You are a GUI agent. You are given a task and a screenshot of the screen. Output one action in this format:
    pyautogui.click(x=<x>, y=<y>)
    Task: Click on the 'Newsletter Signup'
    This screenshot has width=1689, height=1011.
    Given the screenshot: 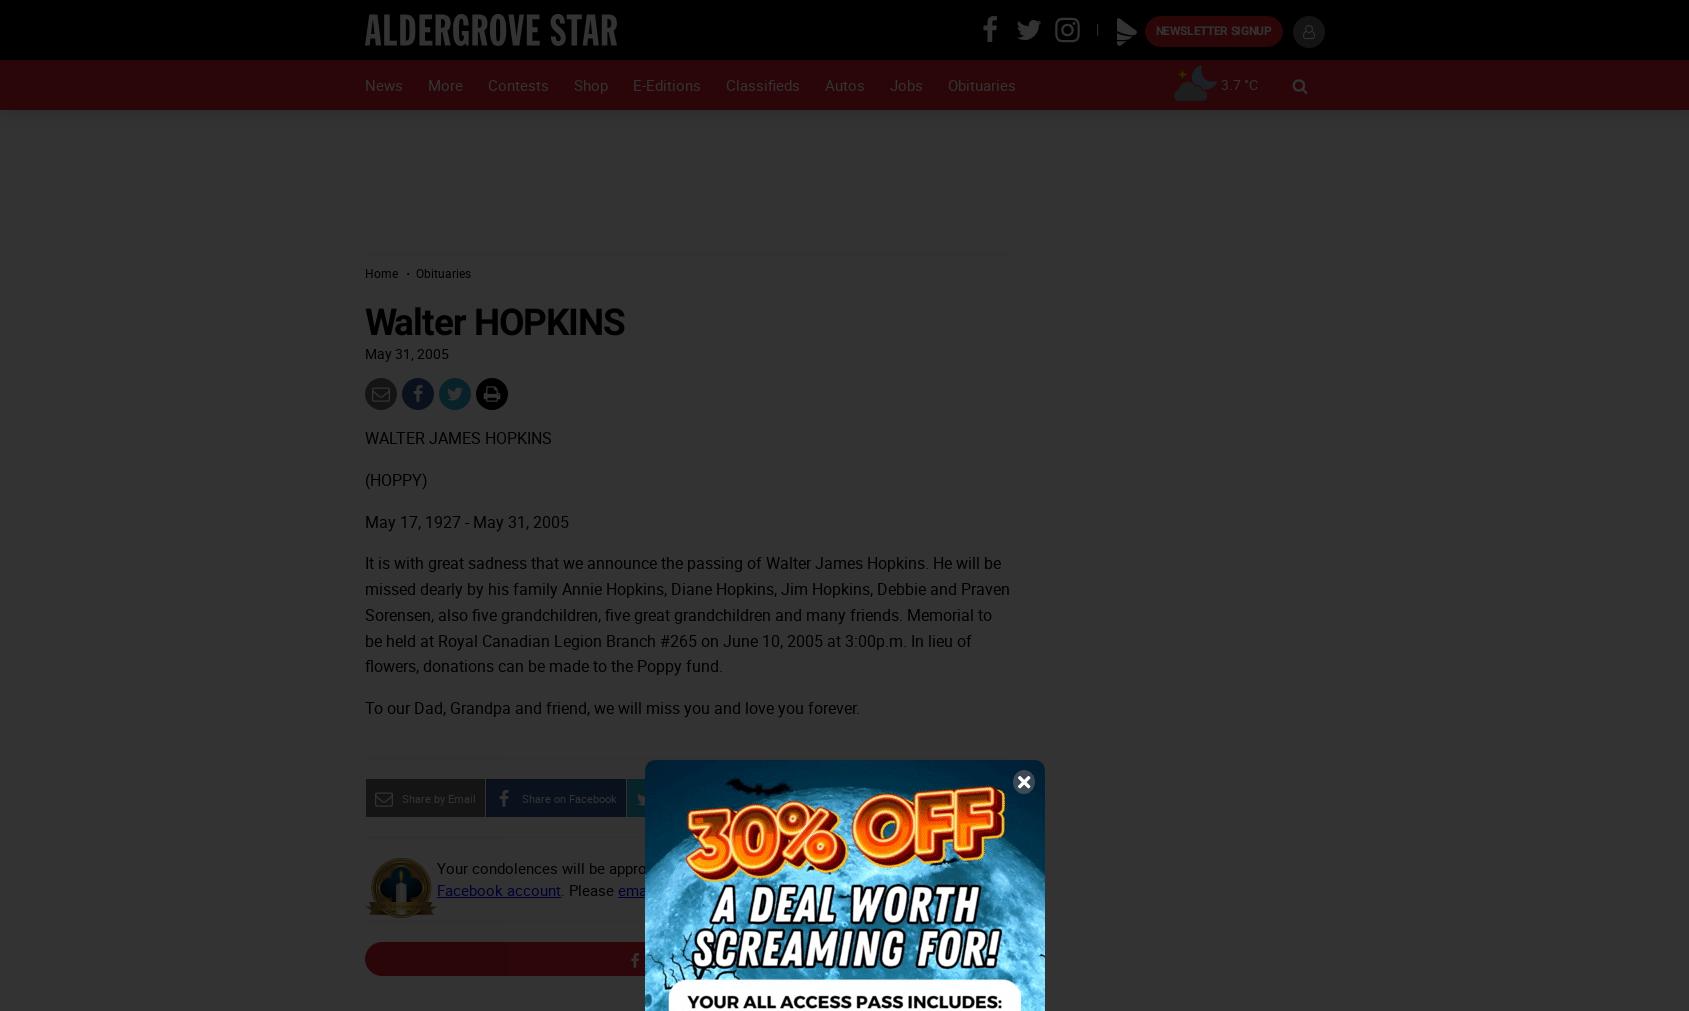 What is the action you would take?
    pyautogui.click(x=1153, y=30)
    